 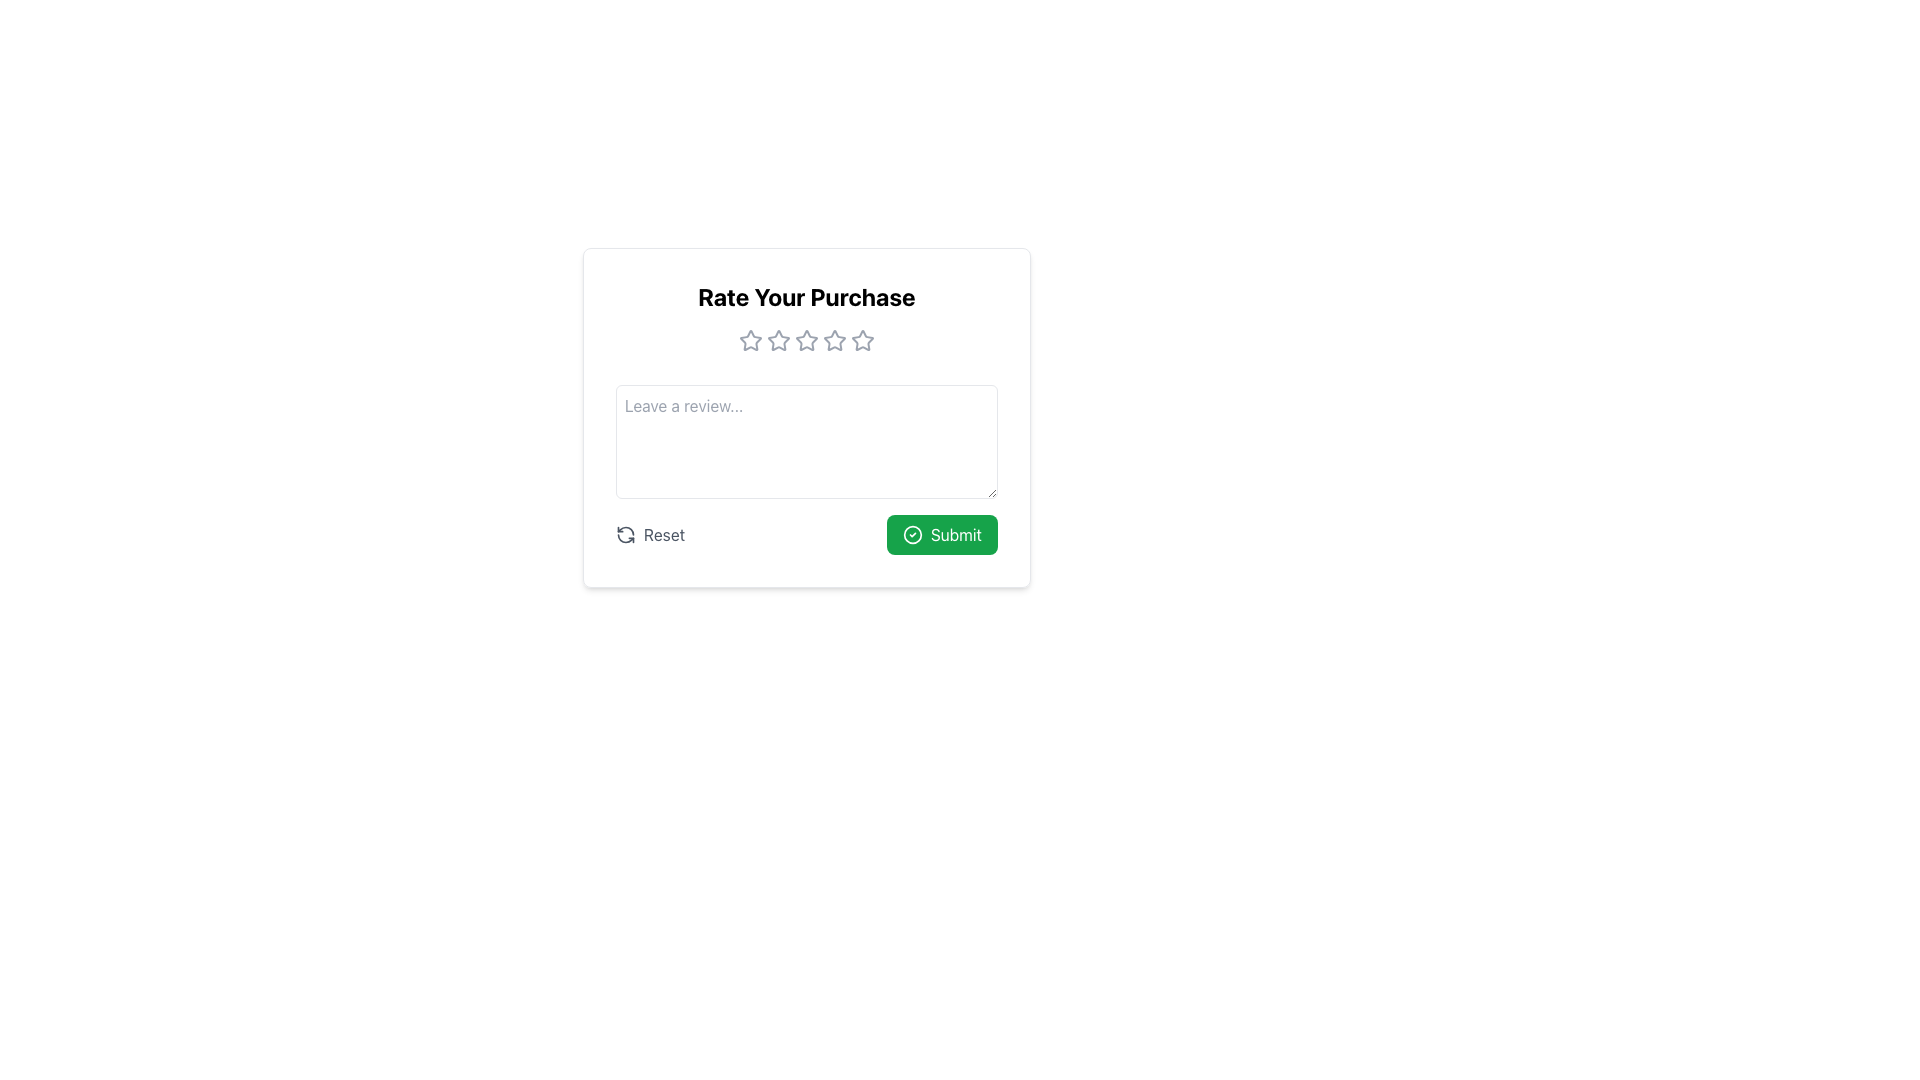 I want to click on the fourth star icon in the rating widget, so click(x=806, y=339).